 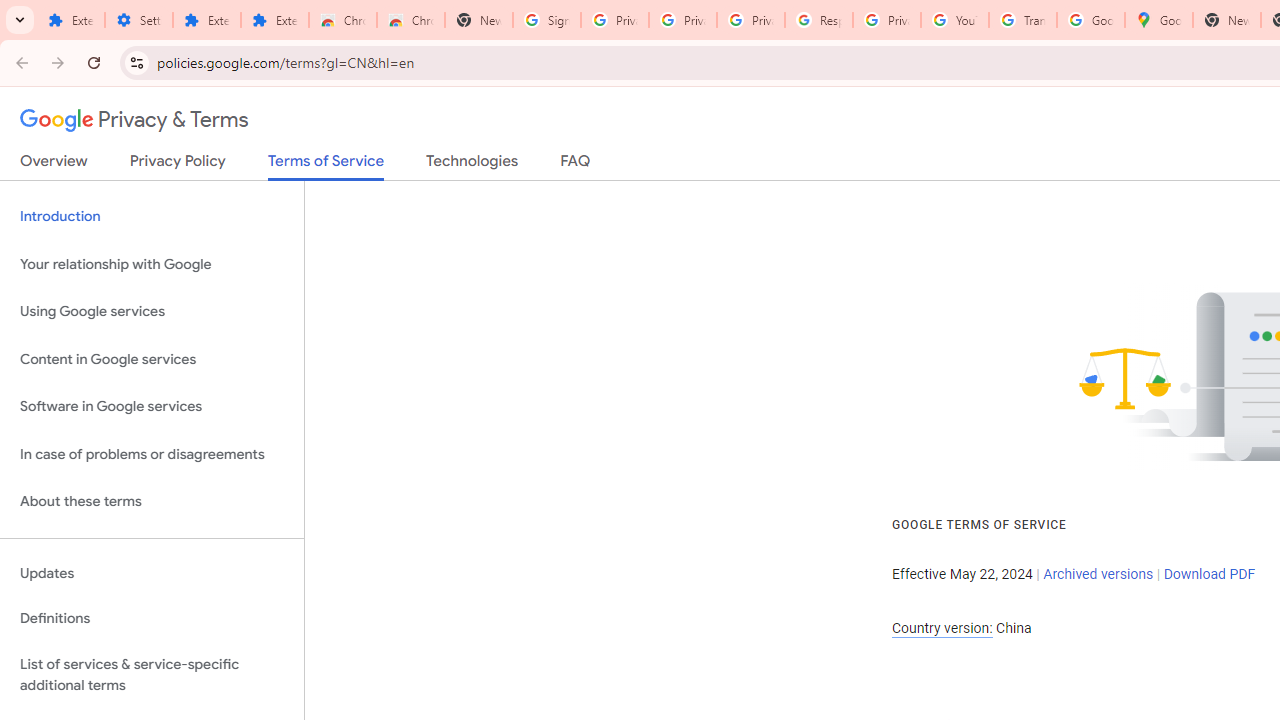 I want to click on 'Using Google services', so click(x=151, y=312).